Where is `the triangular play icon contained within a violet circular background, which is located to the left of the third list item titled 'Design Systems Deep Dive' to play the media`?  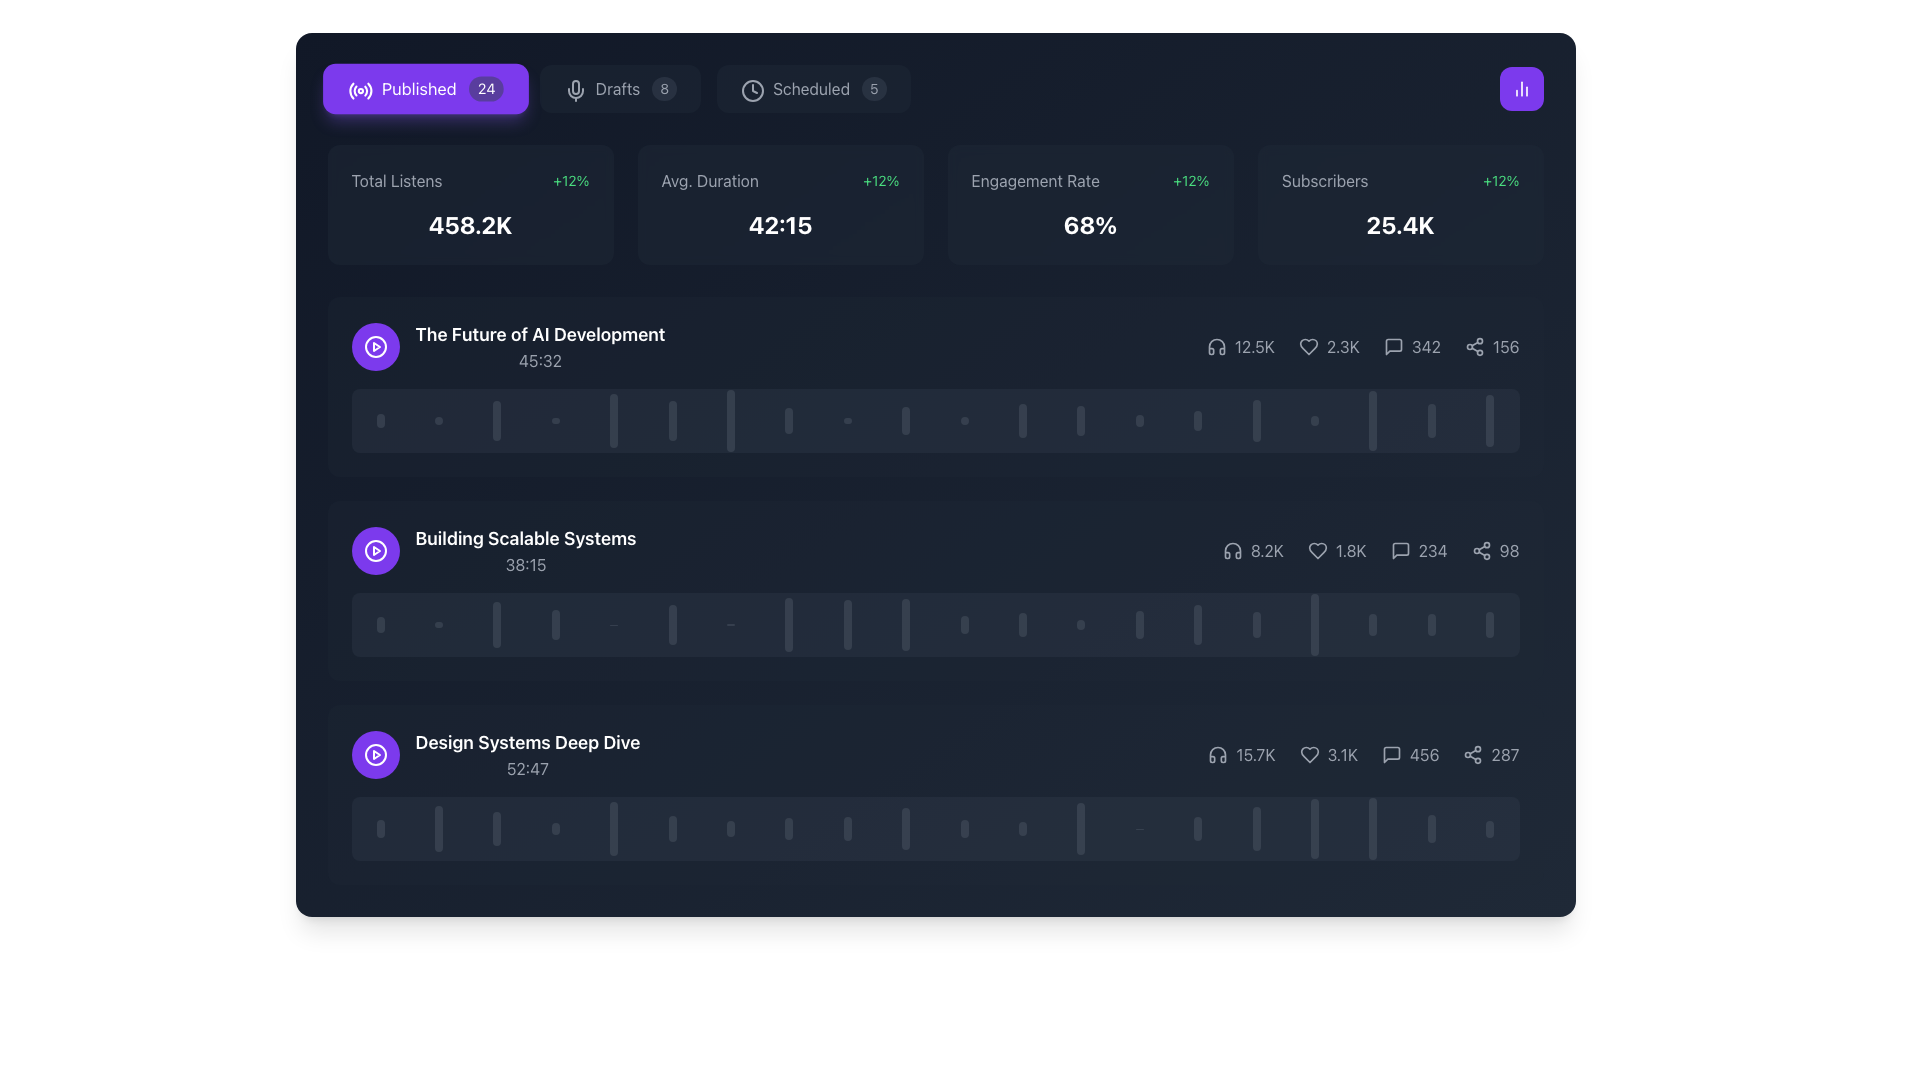 the triangular play icon contained within a violet circular background, which is located to the left of the third list item titled 'Design Systems Deep Dive' to play the media is located at coordinates (375, 755).